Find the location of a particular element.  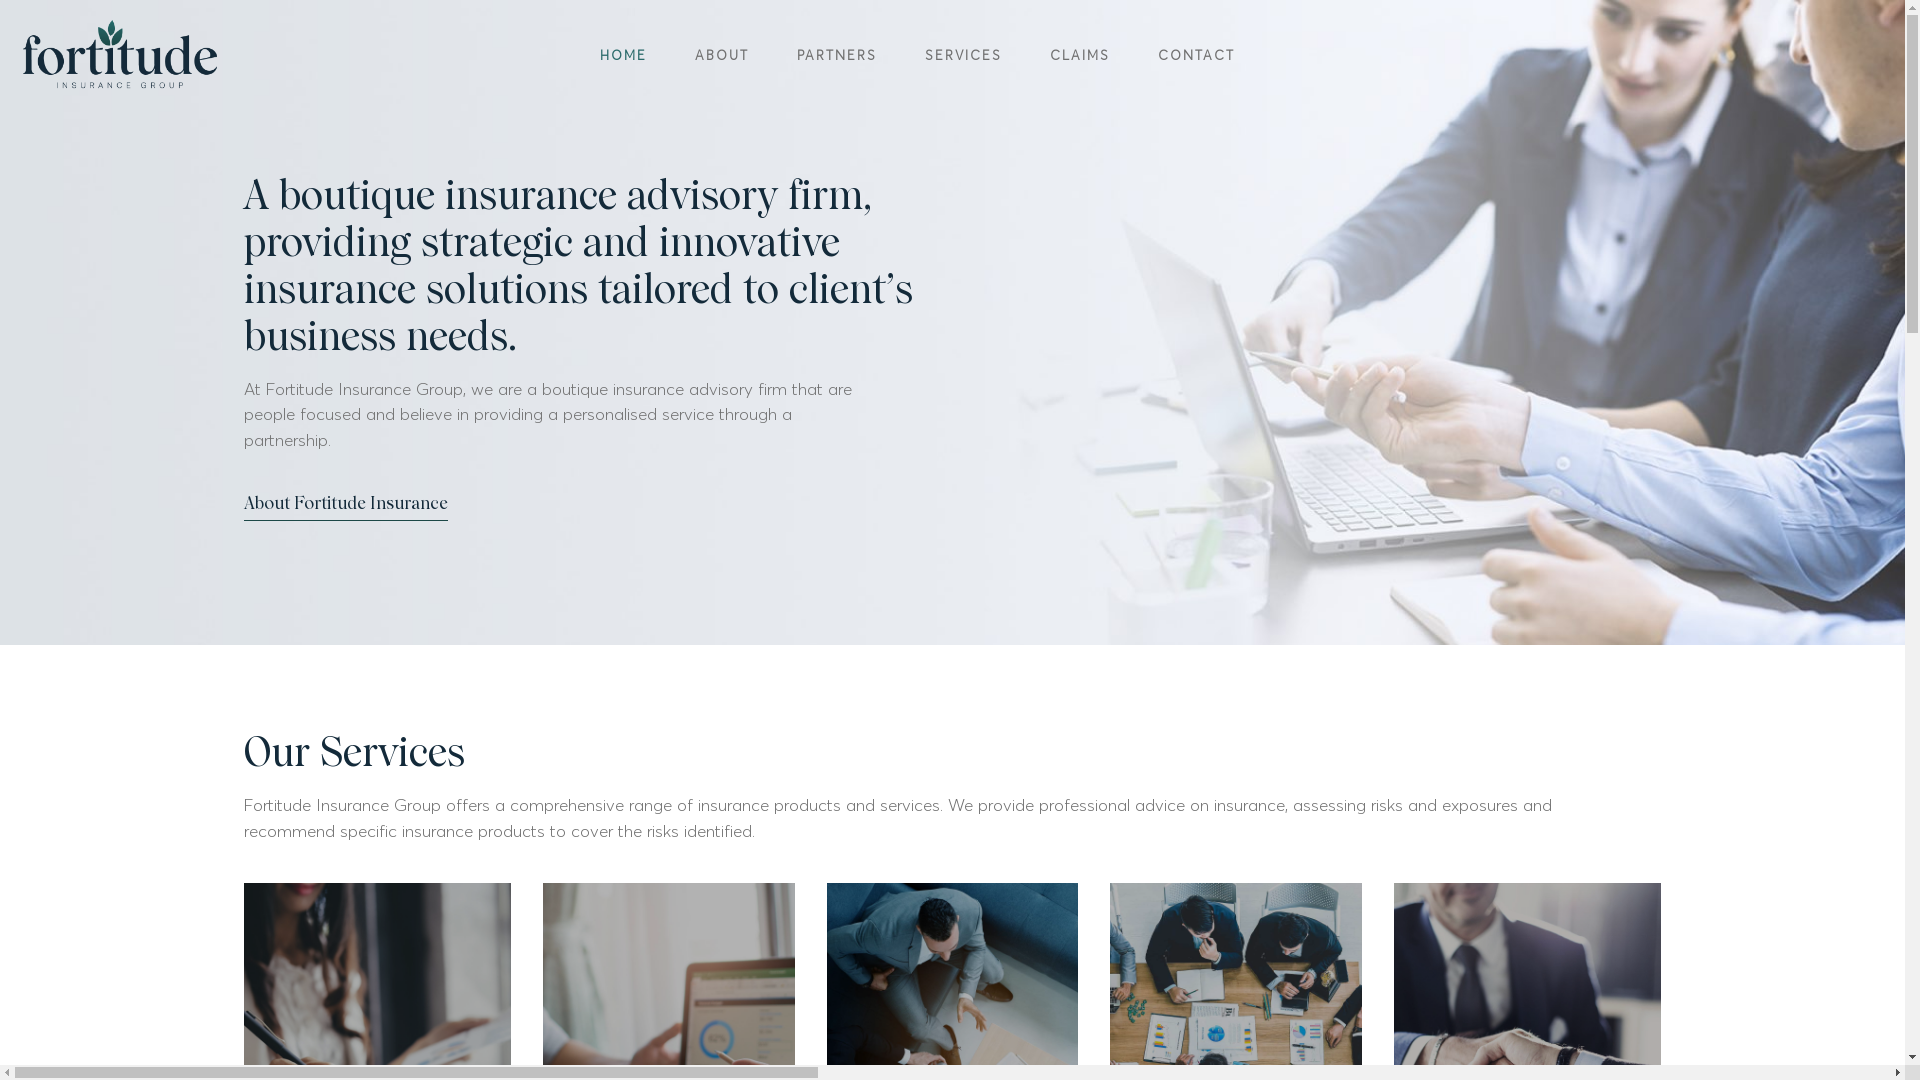

'PARTNERS' is located at coordinates (835, 54).